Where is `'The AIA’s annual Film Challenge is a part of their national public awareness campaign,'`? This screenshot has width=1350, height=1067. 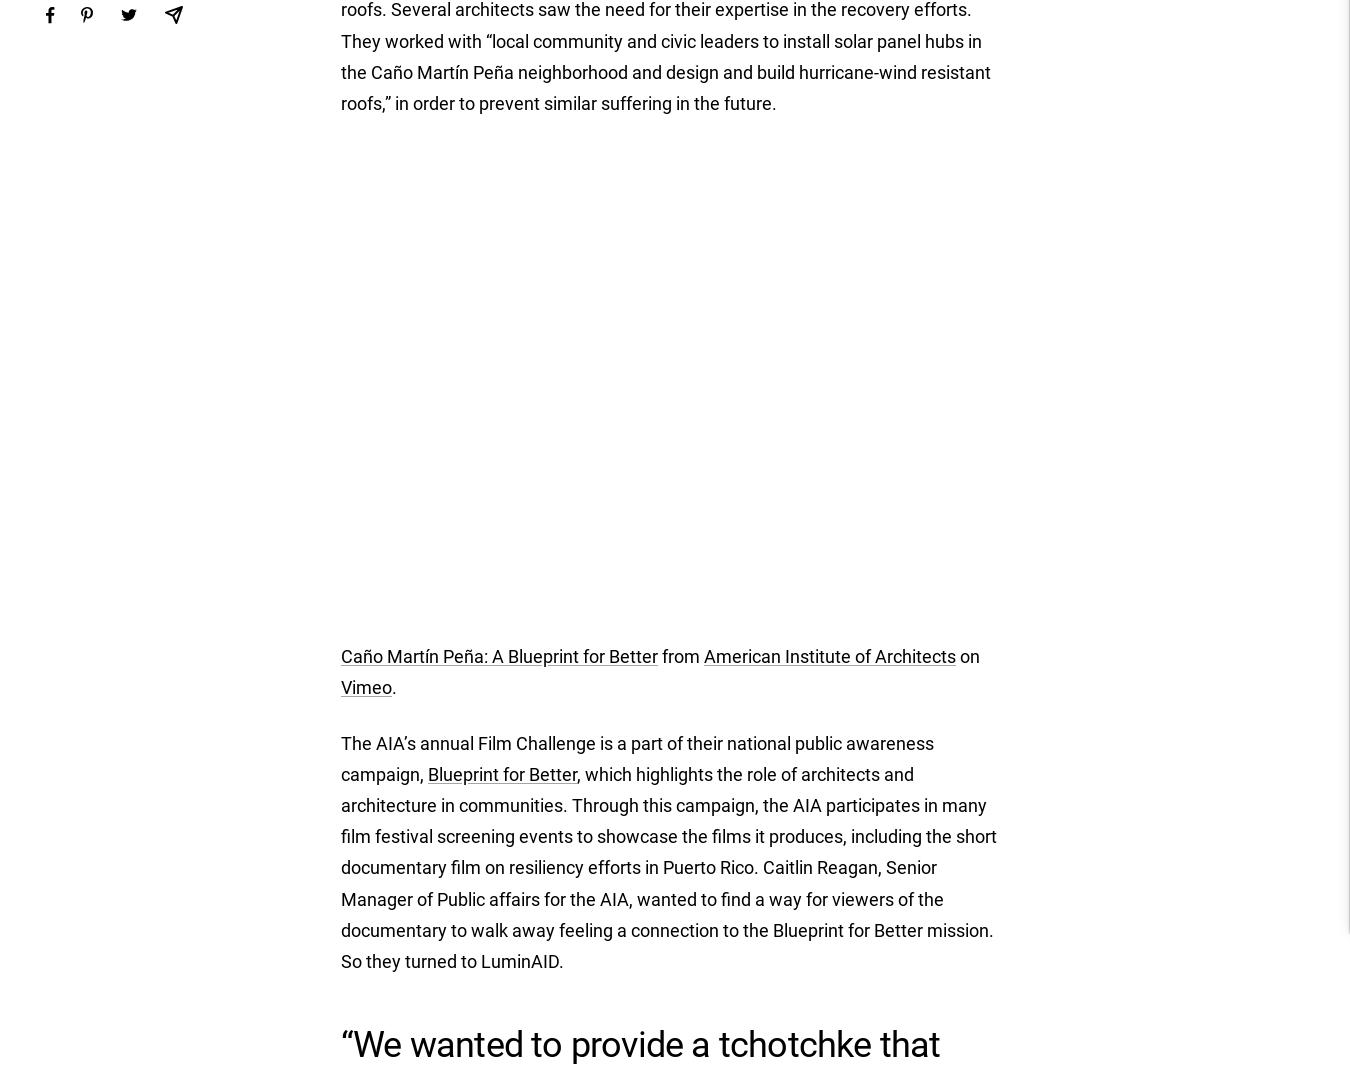
'The AIA’s annual Film Challenge is a part of their national public awareness campaign,' is located at coordinates (637, 756).